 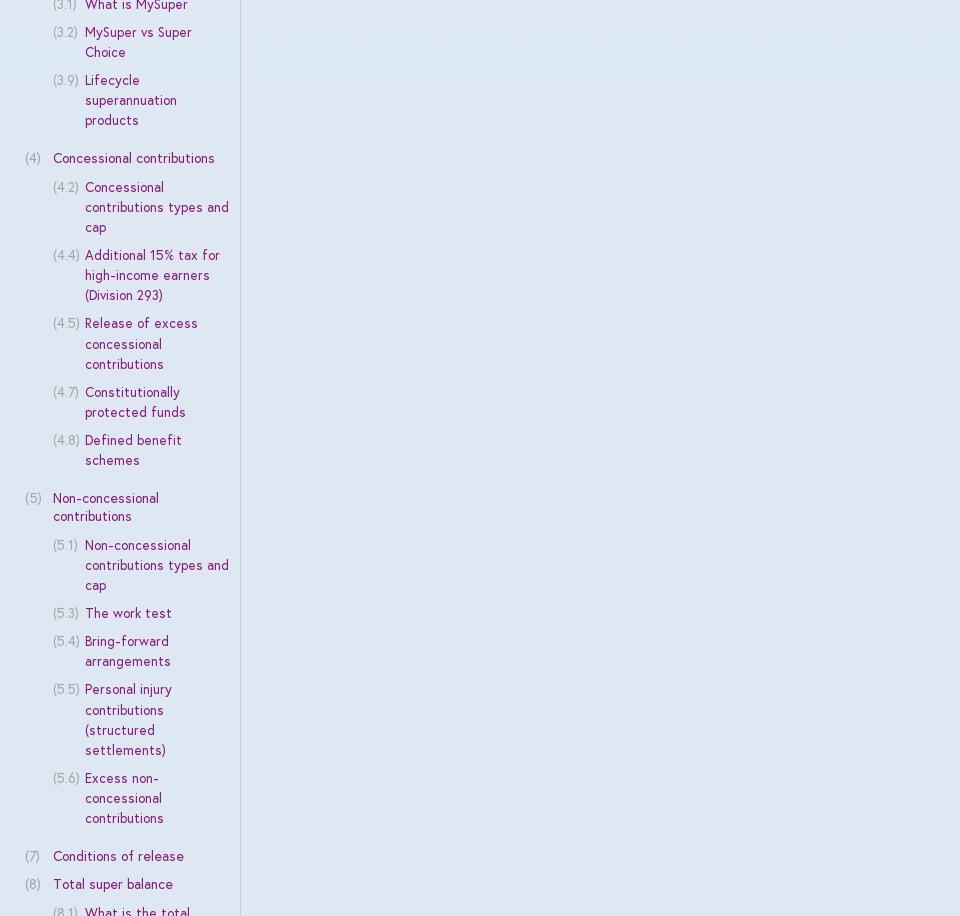 What do you see at coordinates (65, 321) in the screenshot?
I see `'(4.5)'` at bounding box center [65, 321].